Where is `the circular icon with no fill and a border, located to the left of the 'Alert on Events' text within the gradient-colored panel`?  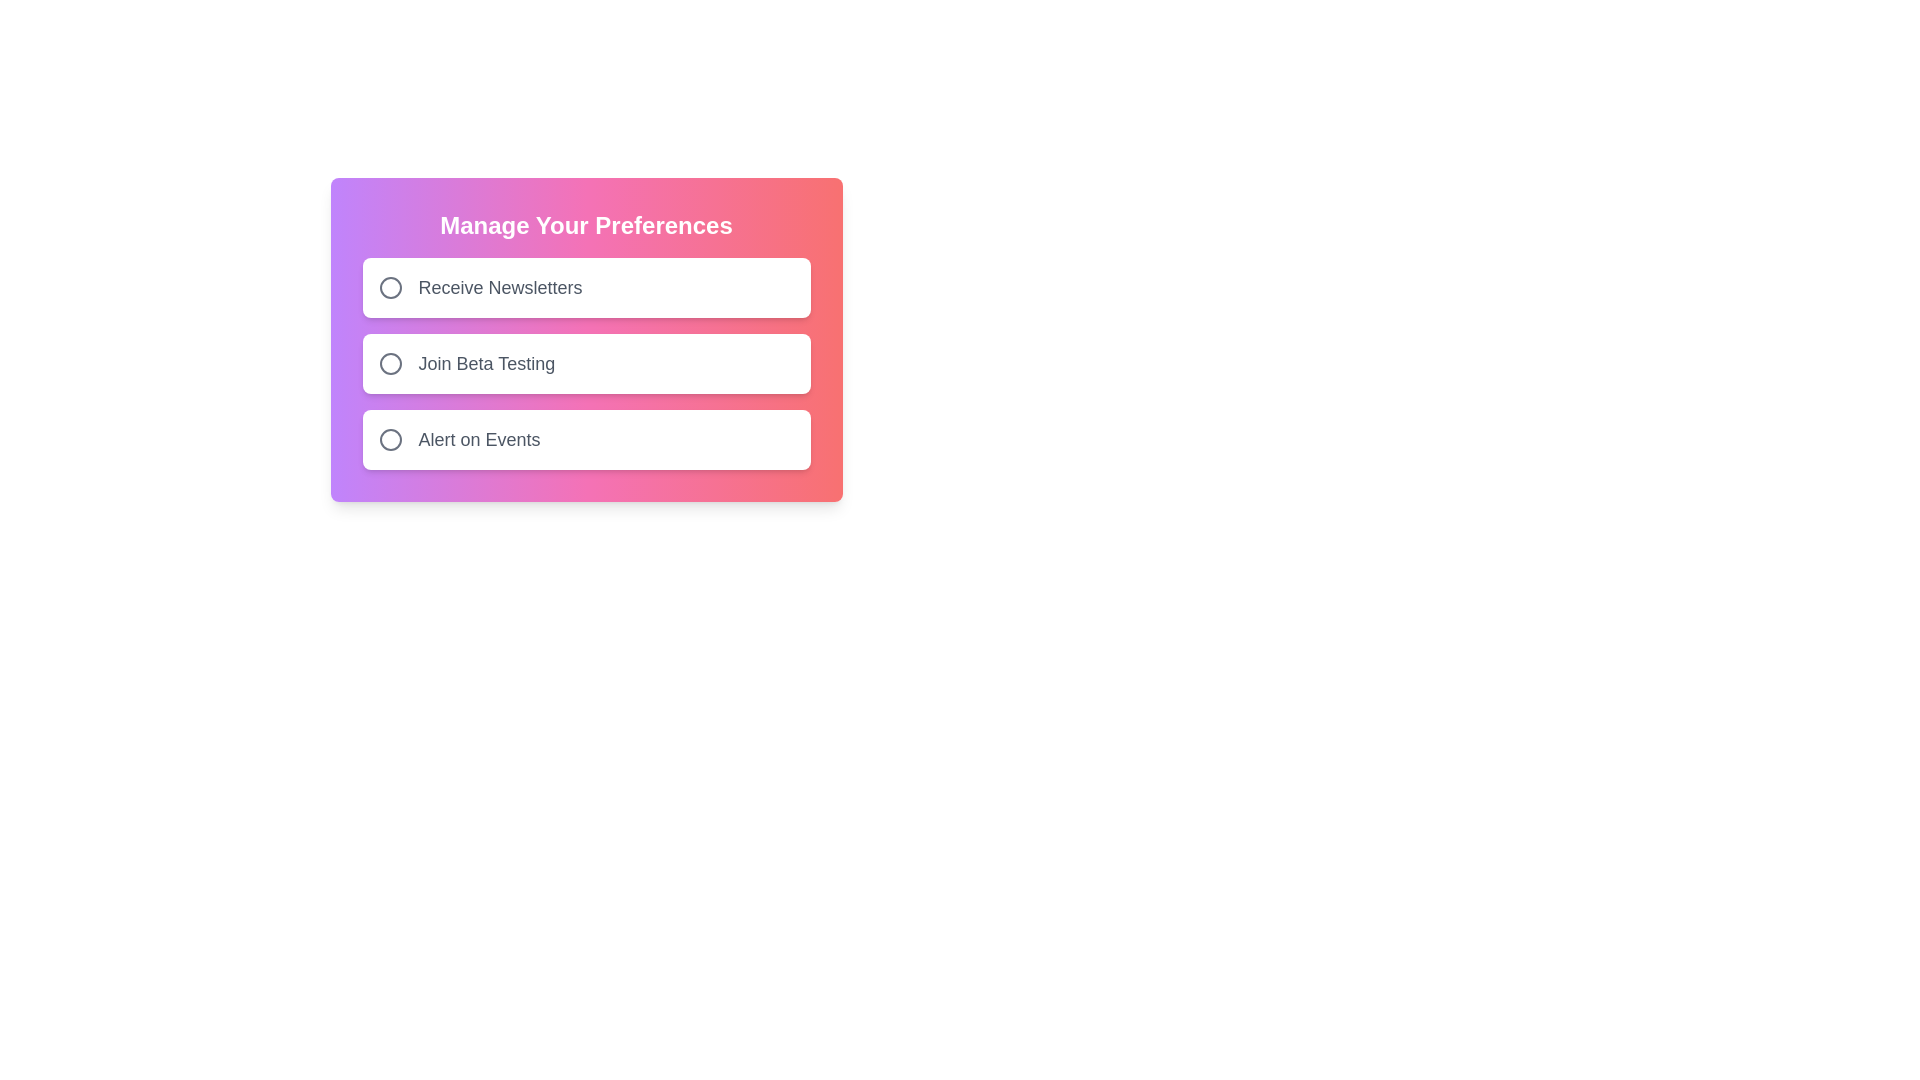
the circular icon with no fill and a border, located to the left of the 'Alert on Events' text within the gradient-colored panel is located at coordinates (390, 438).